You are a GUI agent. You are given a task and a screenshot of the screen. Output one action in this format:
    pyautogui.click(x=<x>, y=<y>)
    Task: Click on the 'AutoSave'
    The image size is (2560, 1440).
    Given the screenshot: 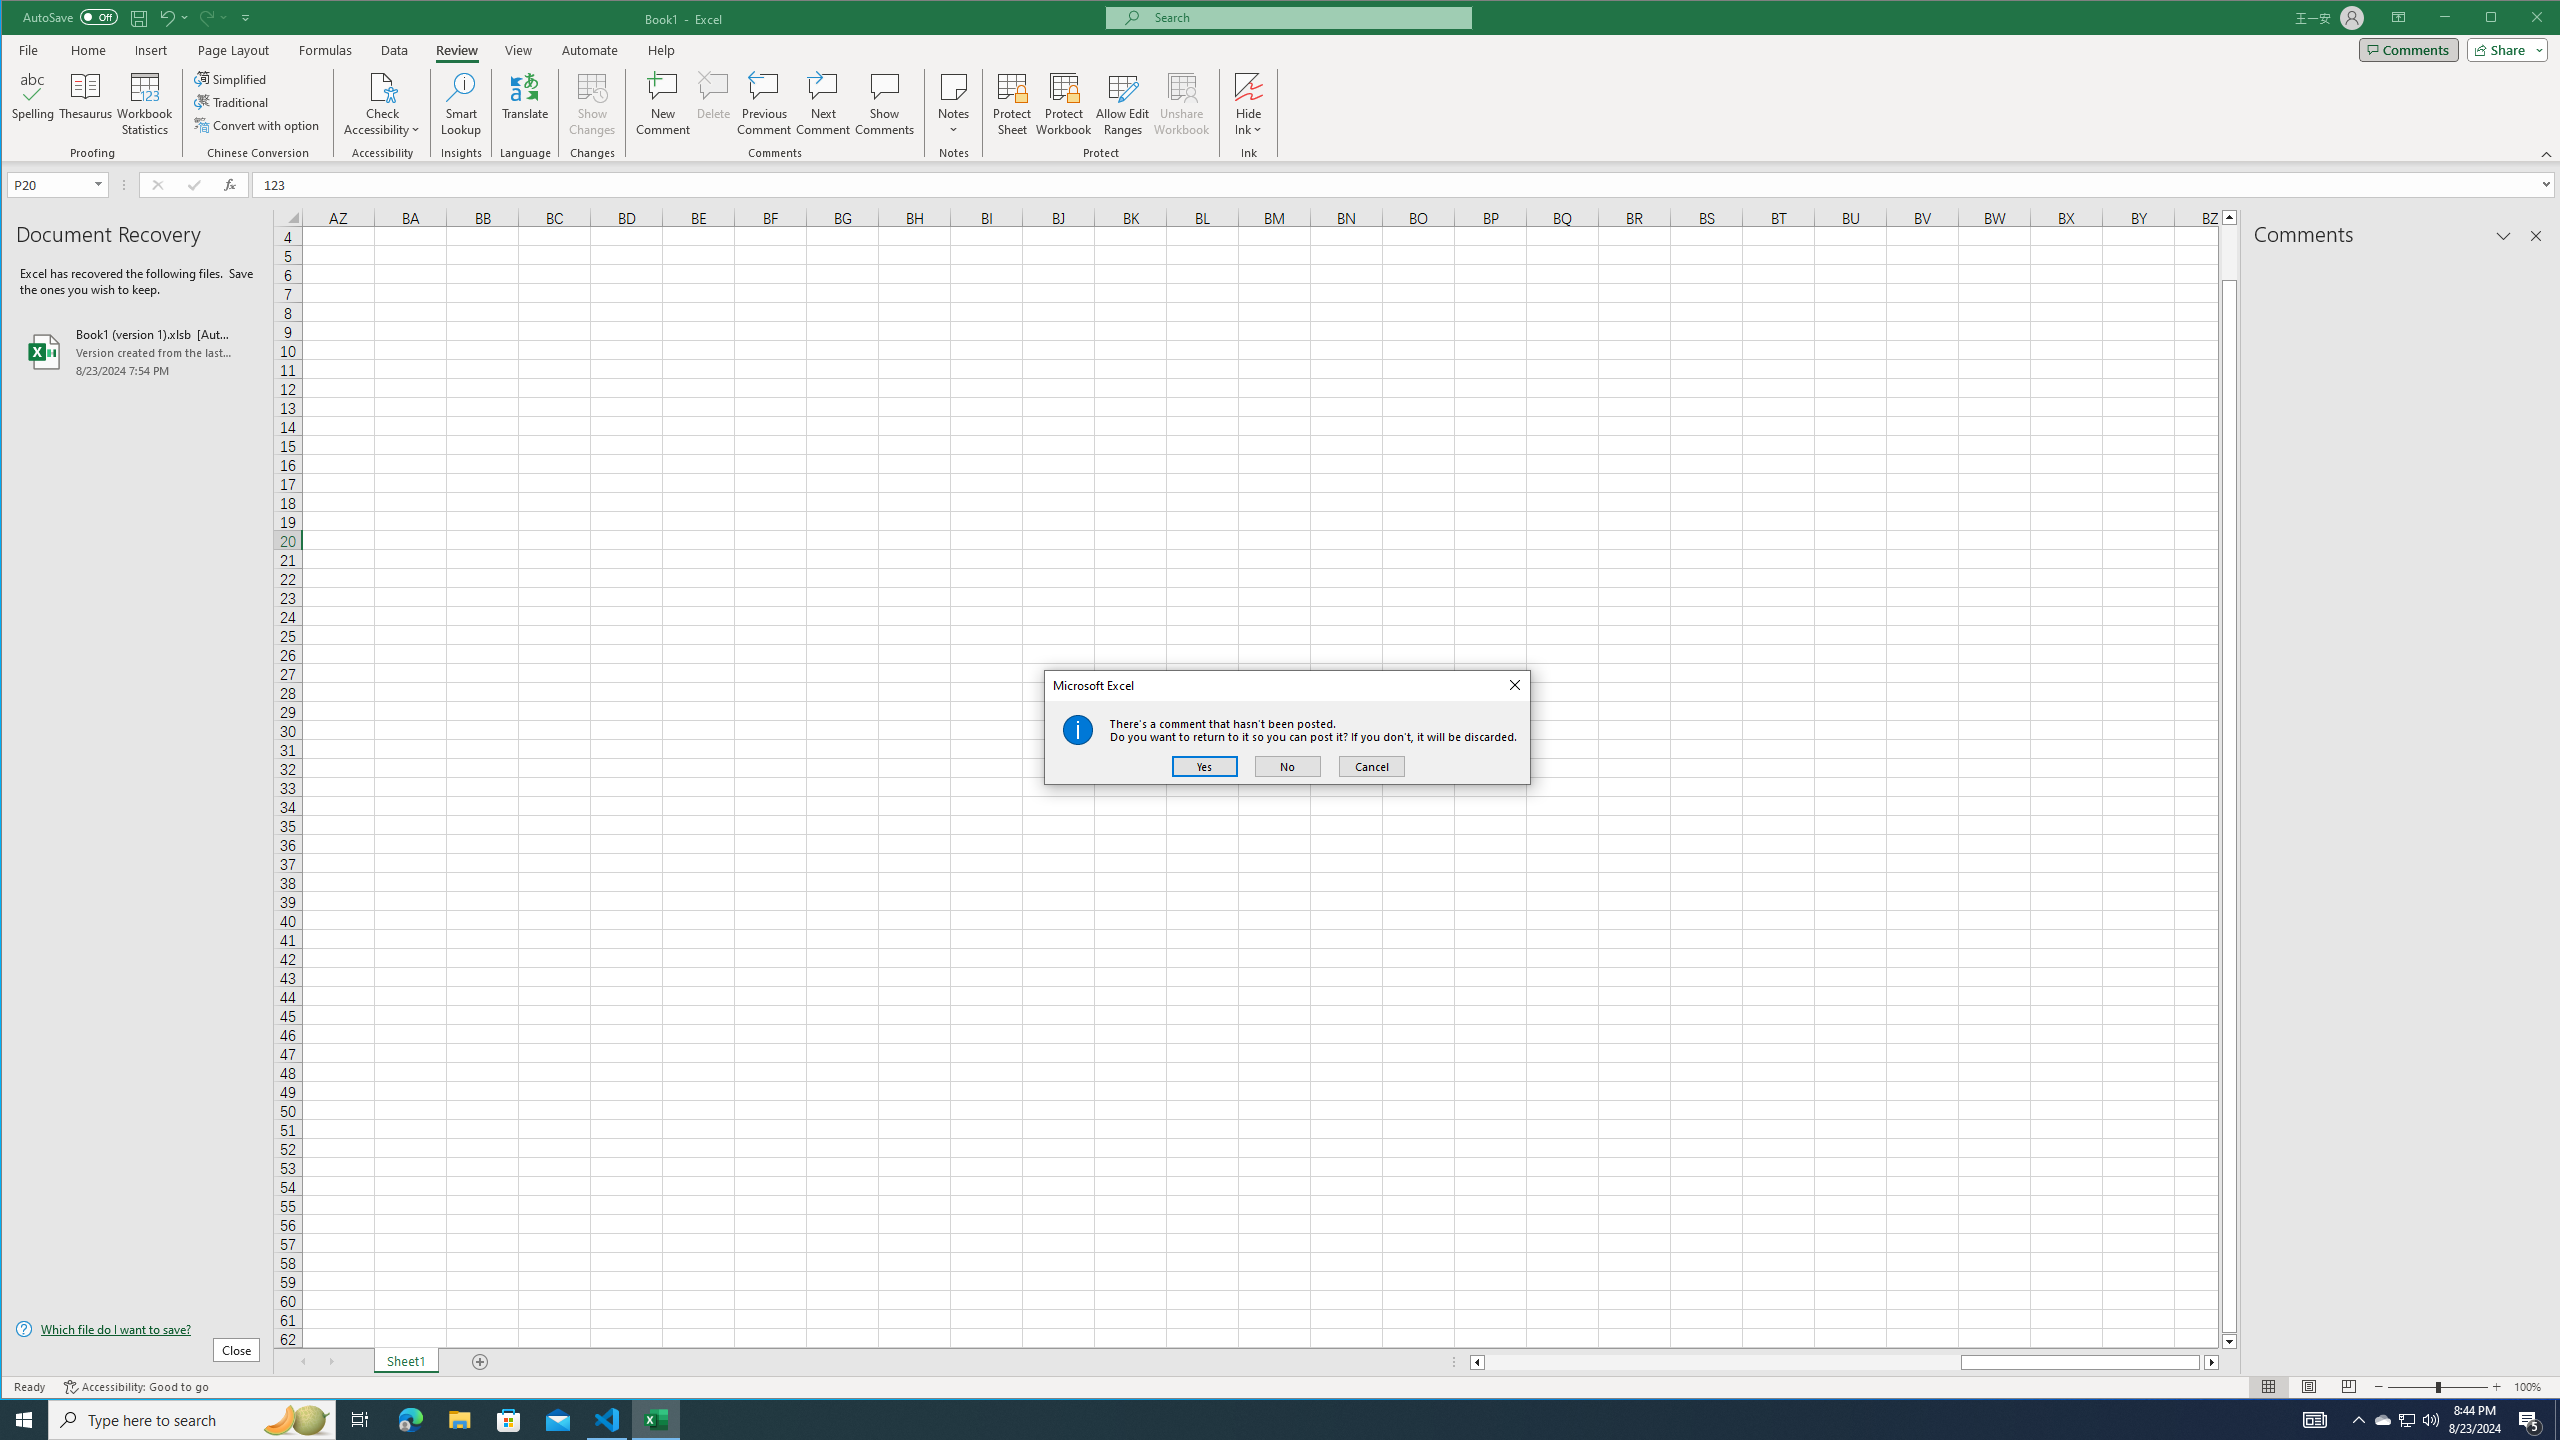 What is the action you would take?
    pyautogui.click(x=69, y=16)
    